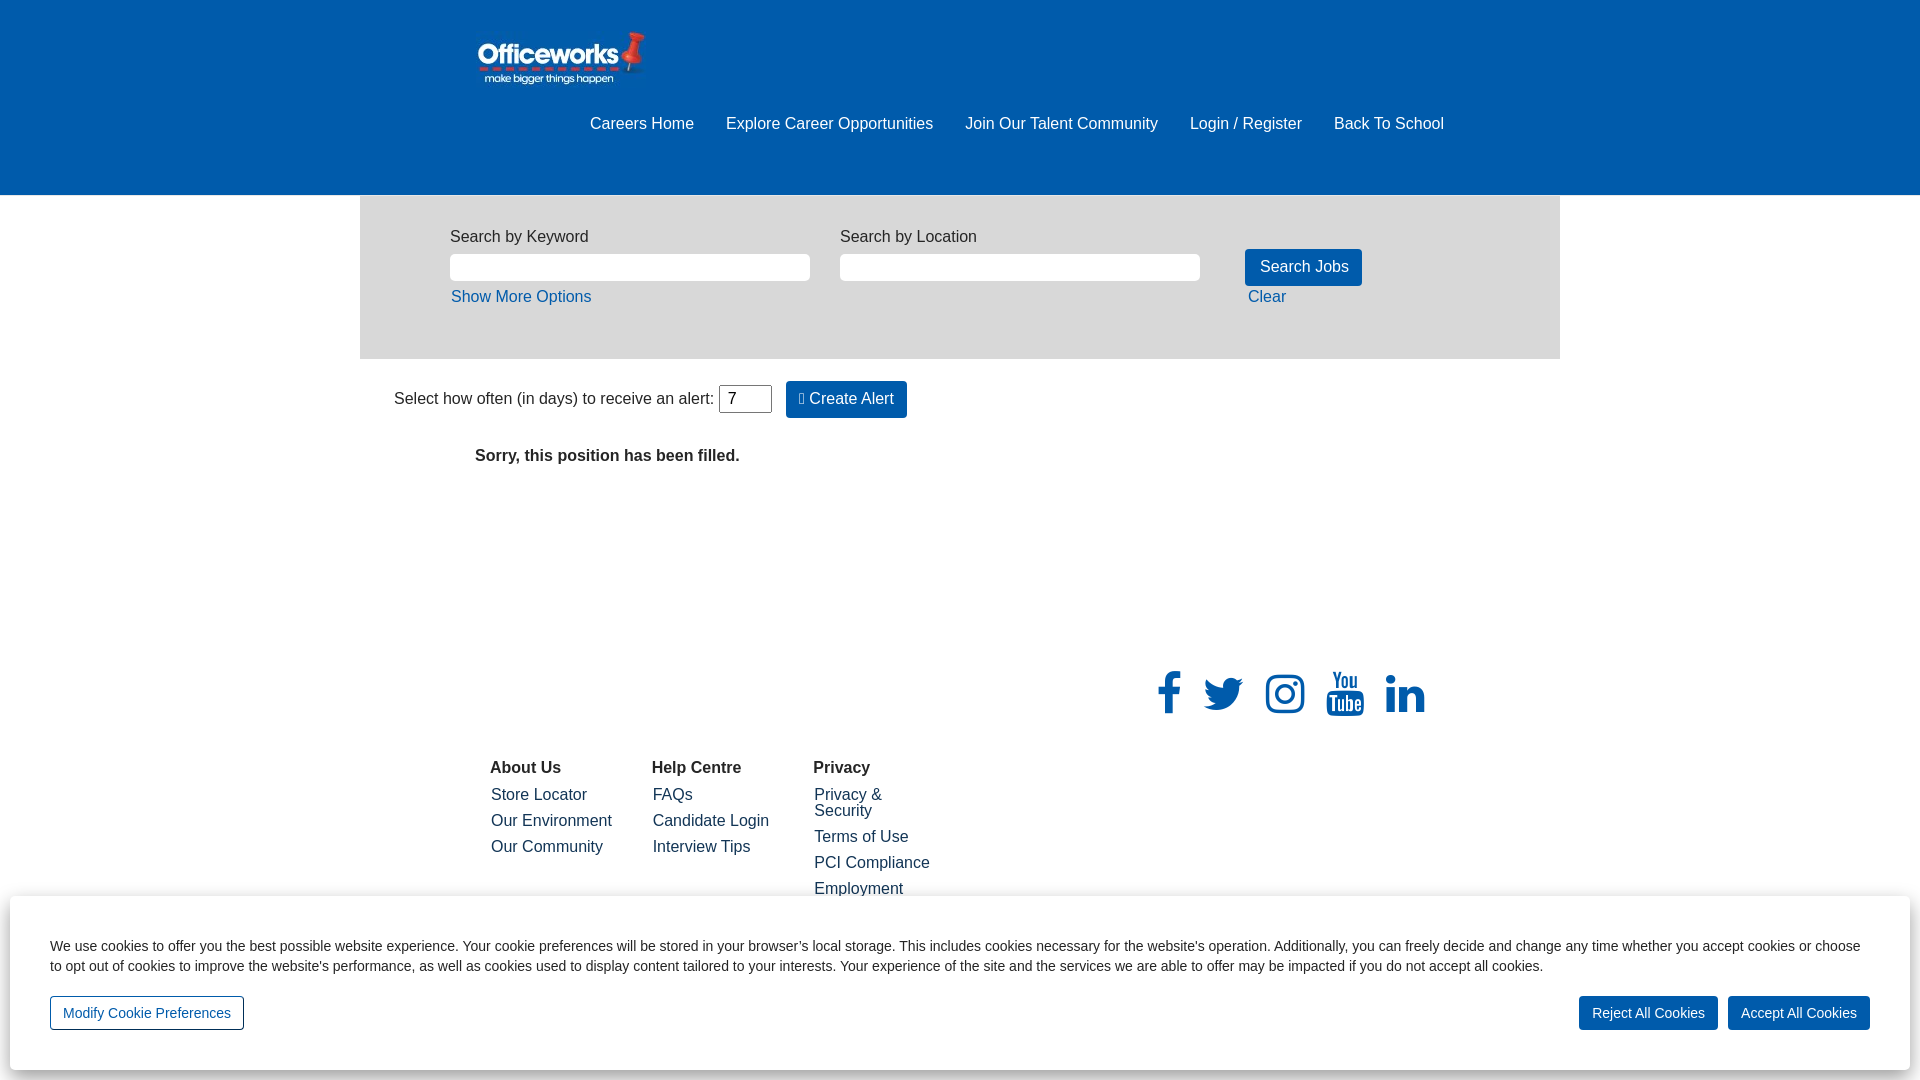 This screenshot has width=1920, height=1080. What do you see at coordinates (1404, 693) in the screenshot?
I see `'linkedin'` at bounding box center [1404, 693].